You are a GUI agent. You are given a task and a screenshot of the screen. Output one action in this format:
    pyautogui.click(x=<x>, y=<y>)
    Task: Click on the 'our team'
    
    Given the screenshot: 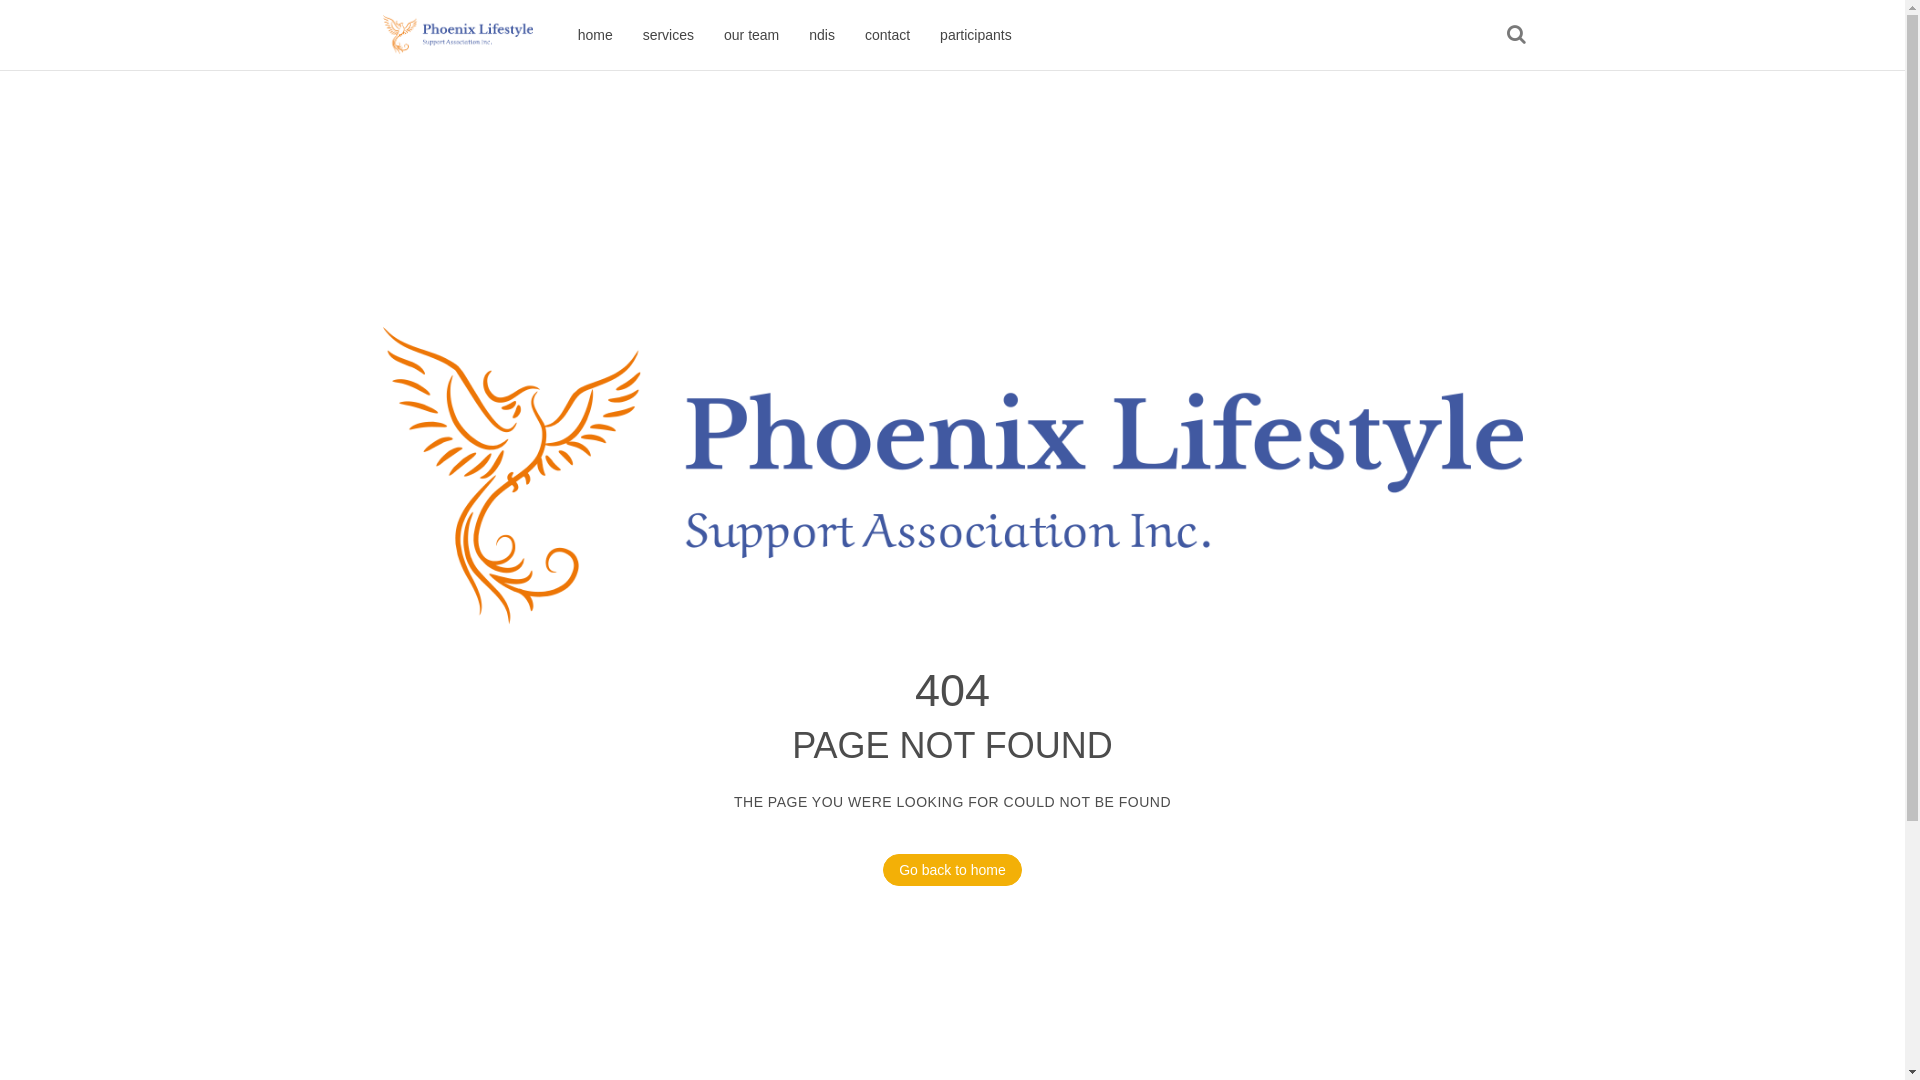 What is the action you would take?
    pyautogui.click(x=750, y=34)
    